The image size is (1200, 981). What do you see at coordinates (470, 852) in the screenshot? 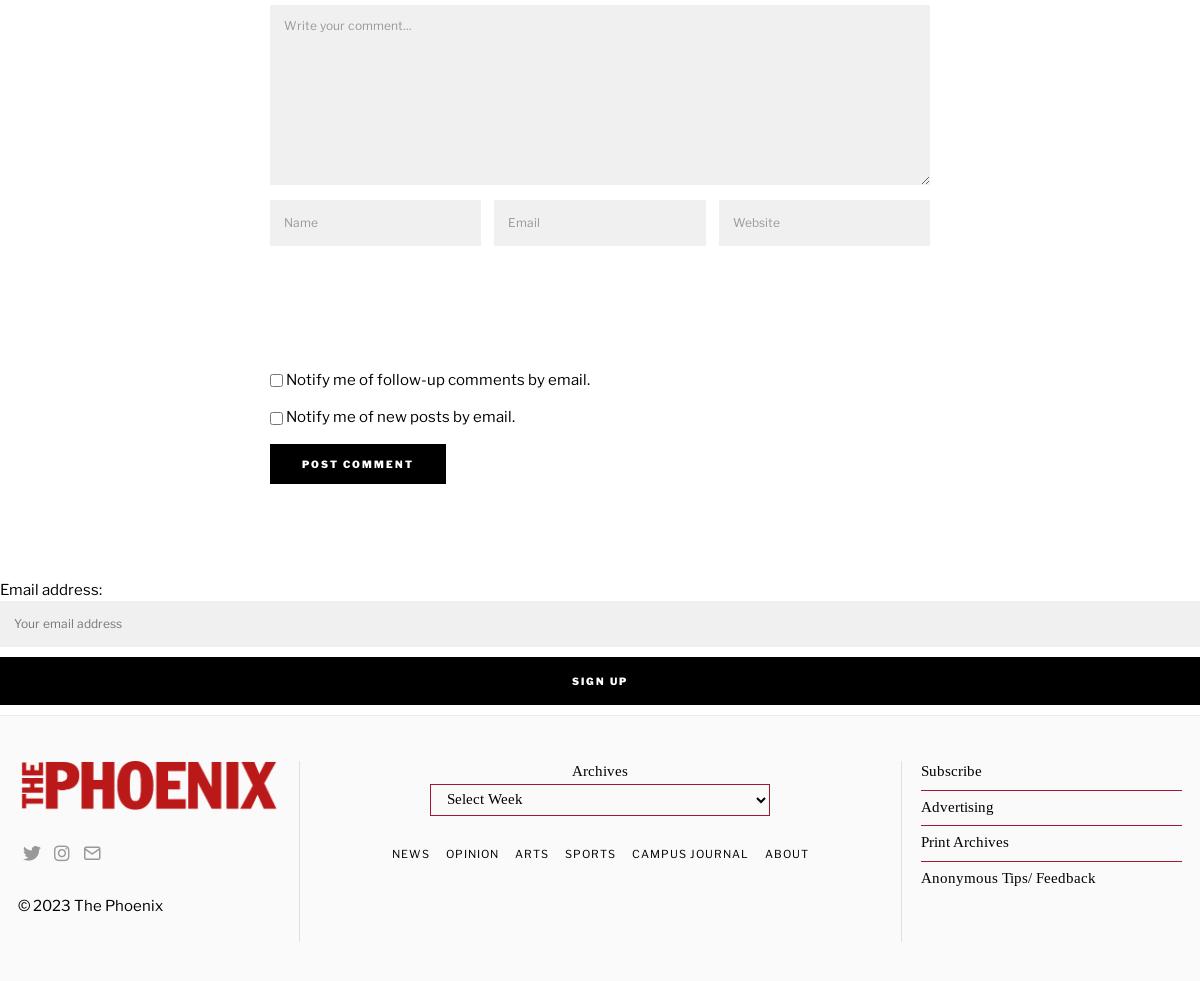
I see `'Opinion'` at bounding box center [470, 852].